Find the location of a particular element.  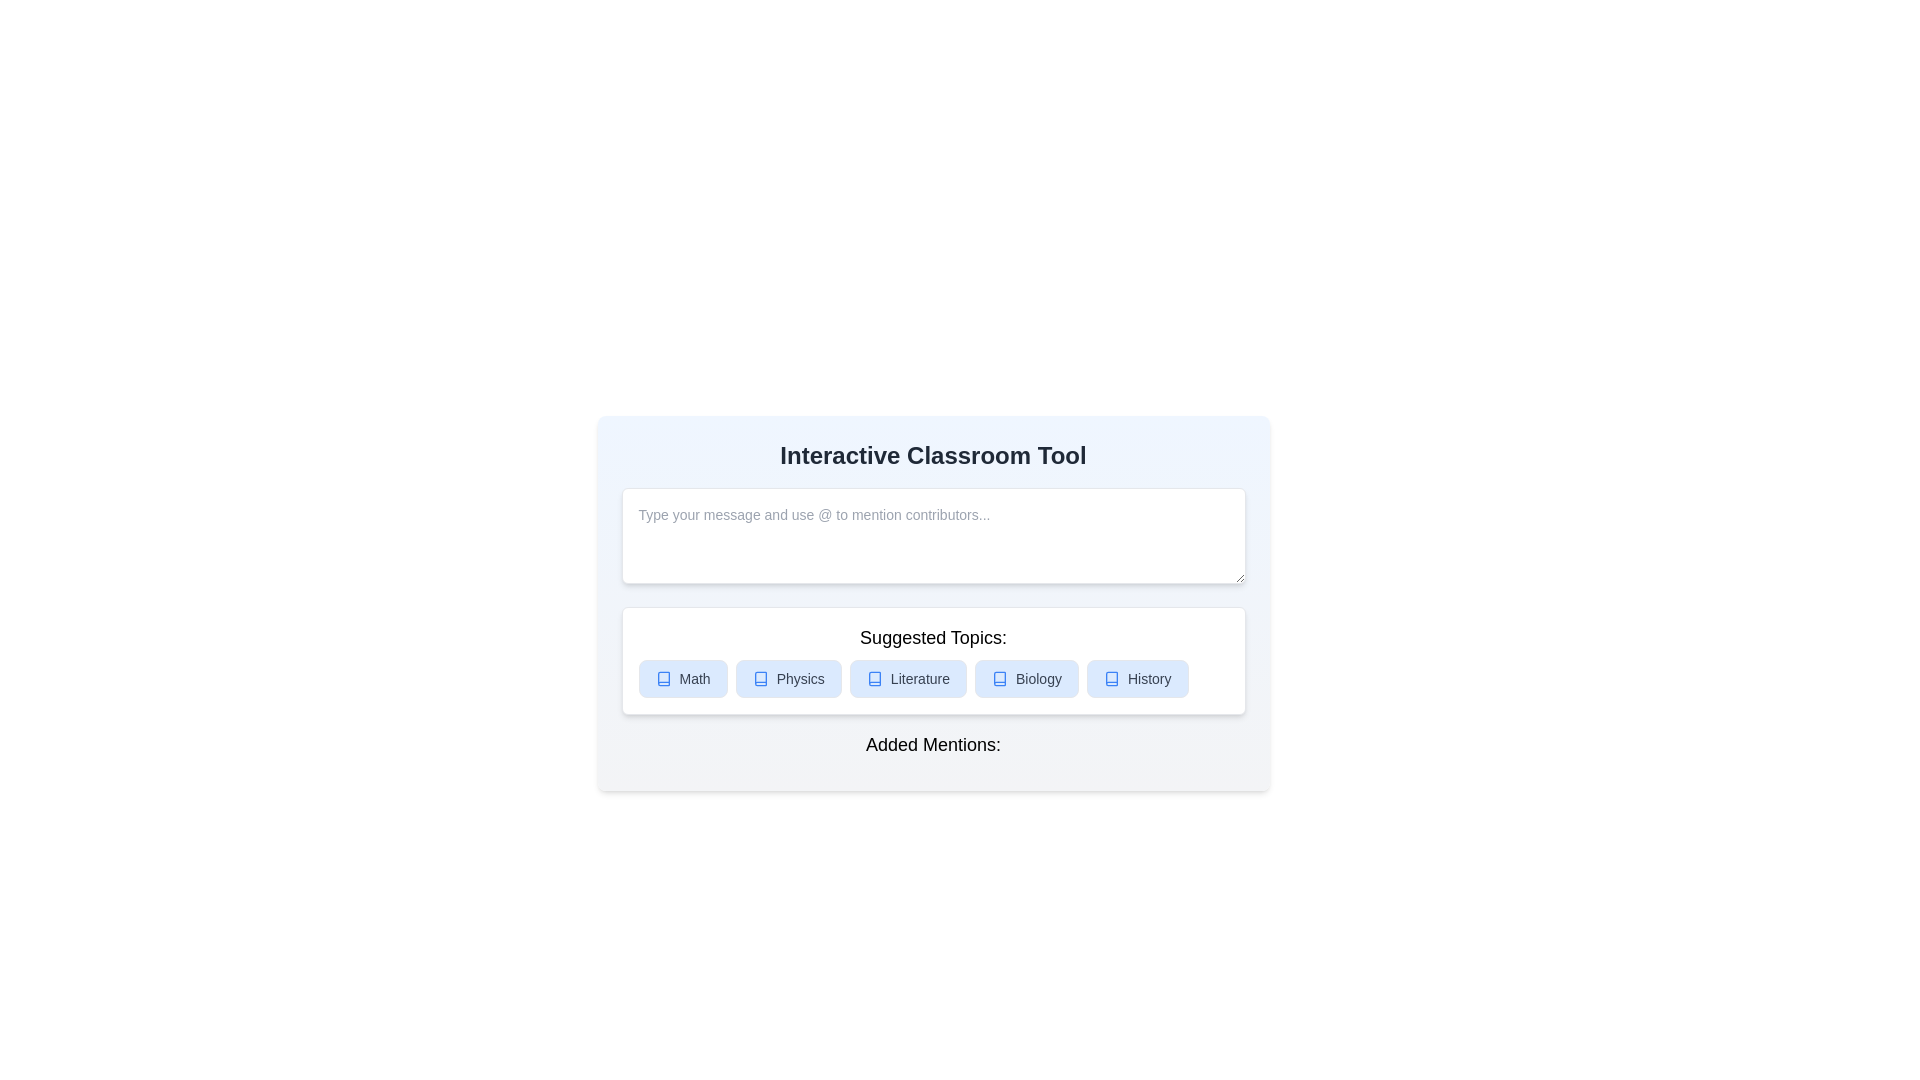

the small blue book icon located to the left of the 'Literature' label within the suggested topics section of the UI is located at coordinates (874, 677).